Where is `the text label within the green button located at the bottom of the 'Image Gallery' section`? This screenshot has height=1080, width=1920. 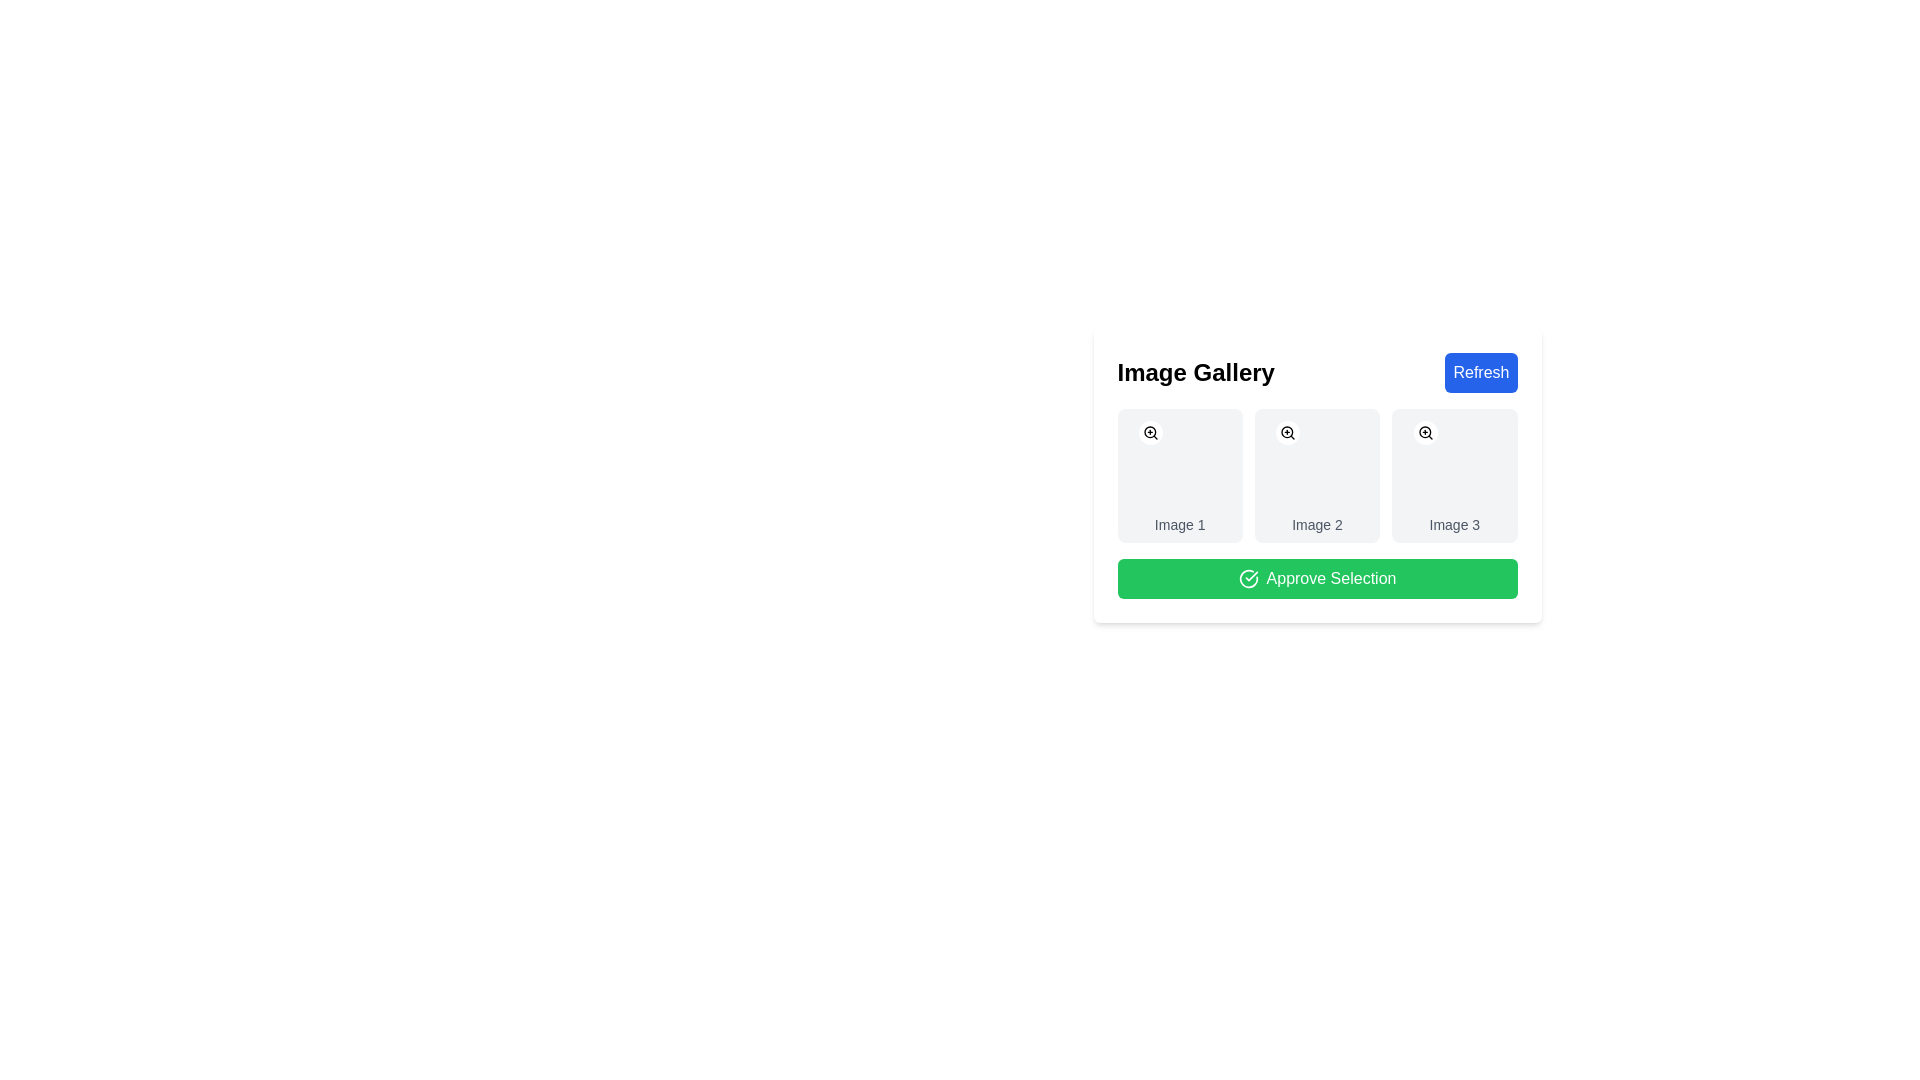 the text label within the green button located at the bottom of the 'Image Gallery' section is located at coordinates (1331, 578).